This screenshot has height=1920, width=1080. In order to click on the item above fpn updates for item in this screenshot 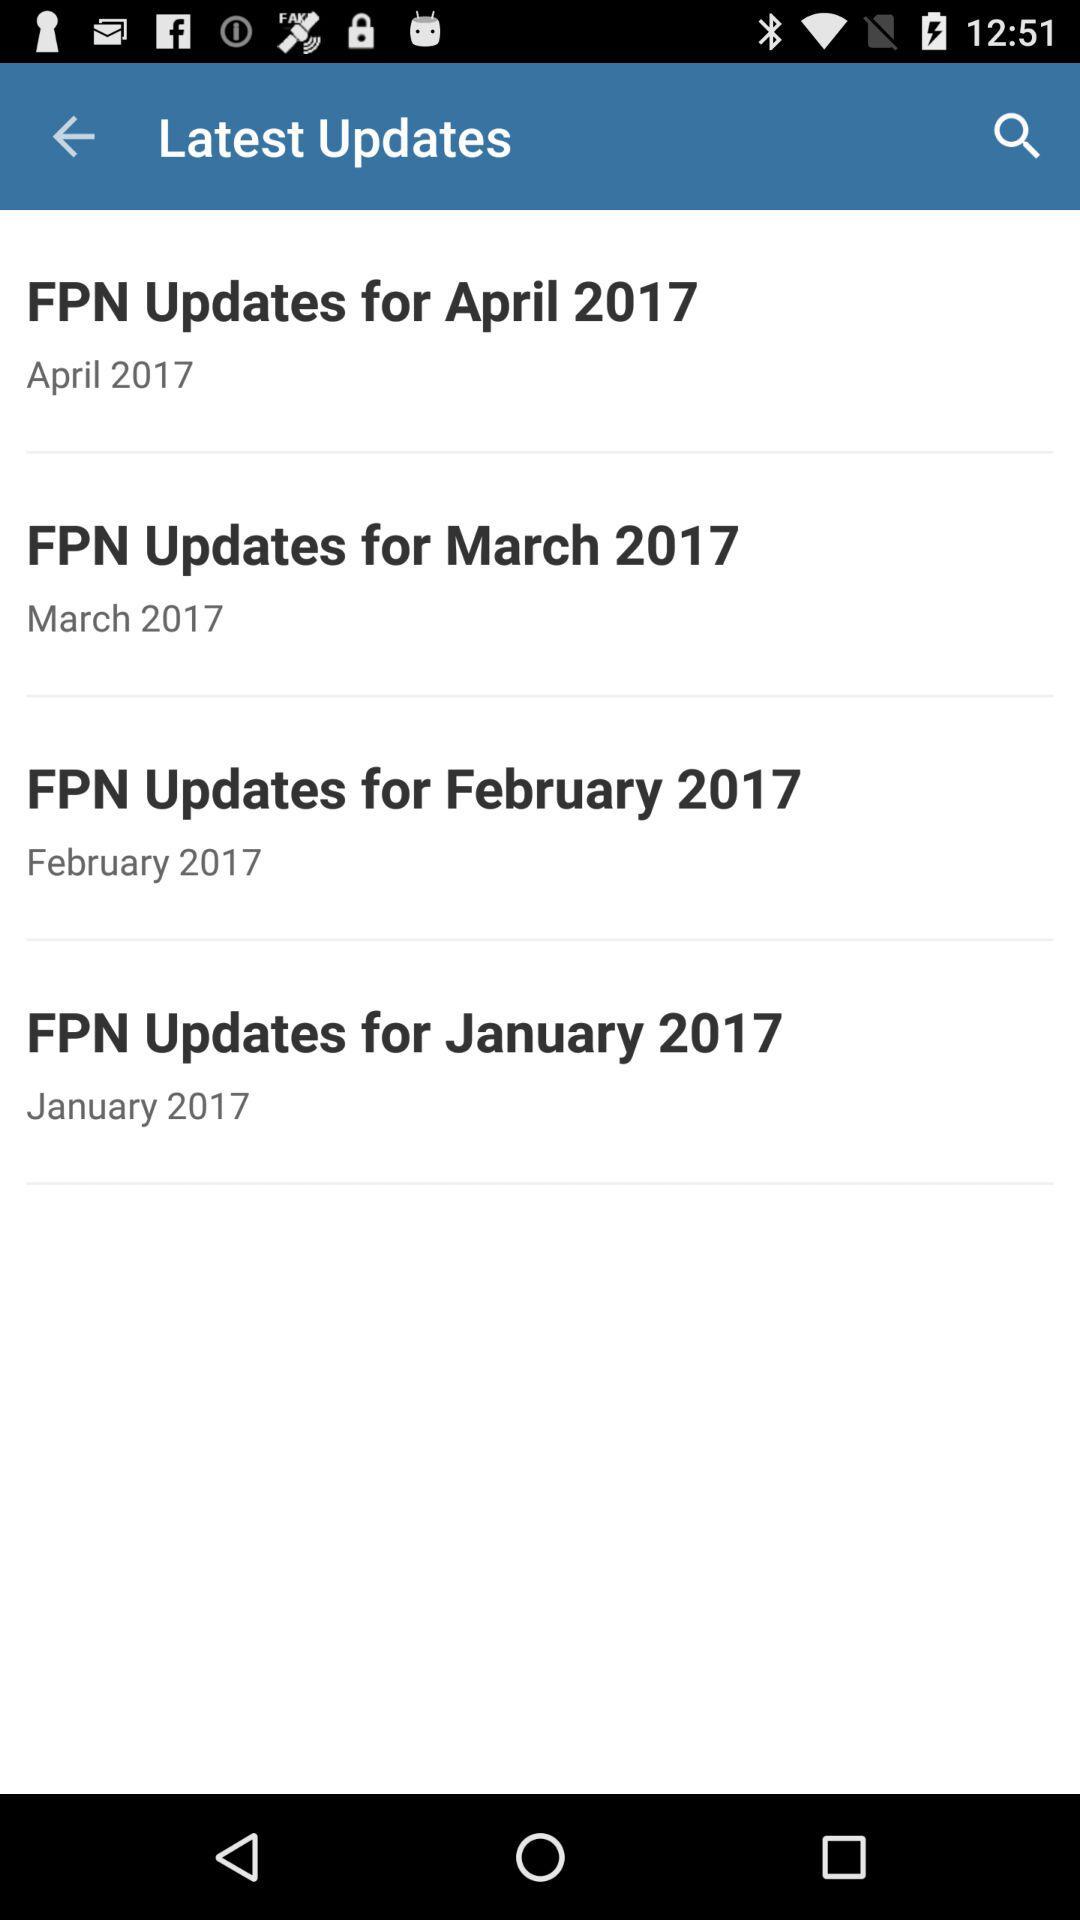, I will do `click(72, 135)`.